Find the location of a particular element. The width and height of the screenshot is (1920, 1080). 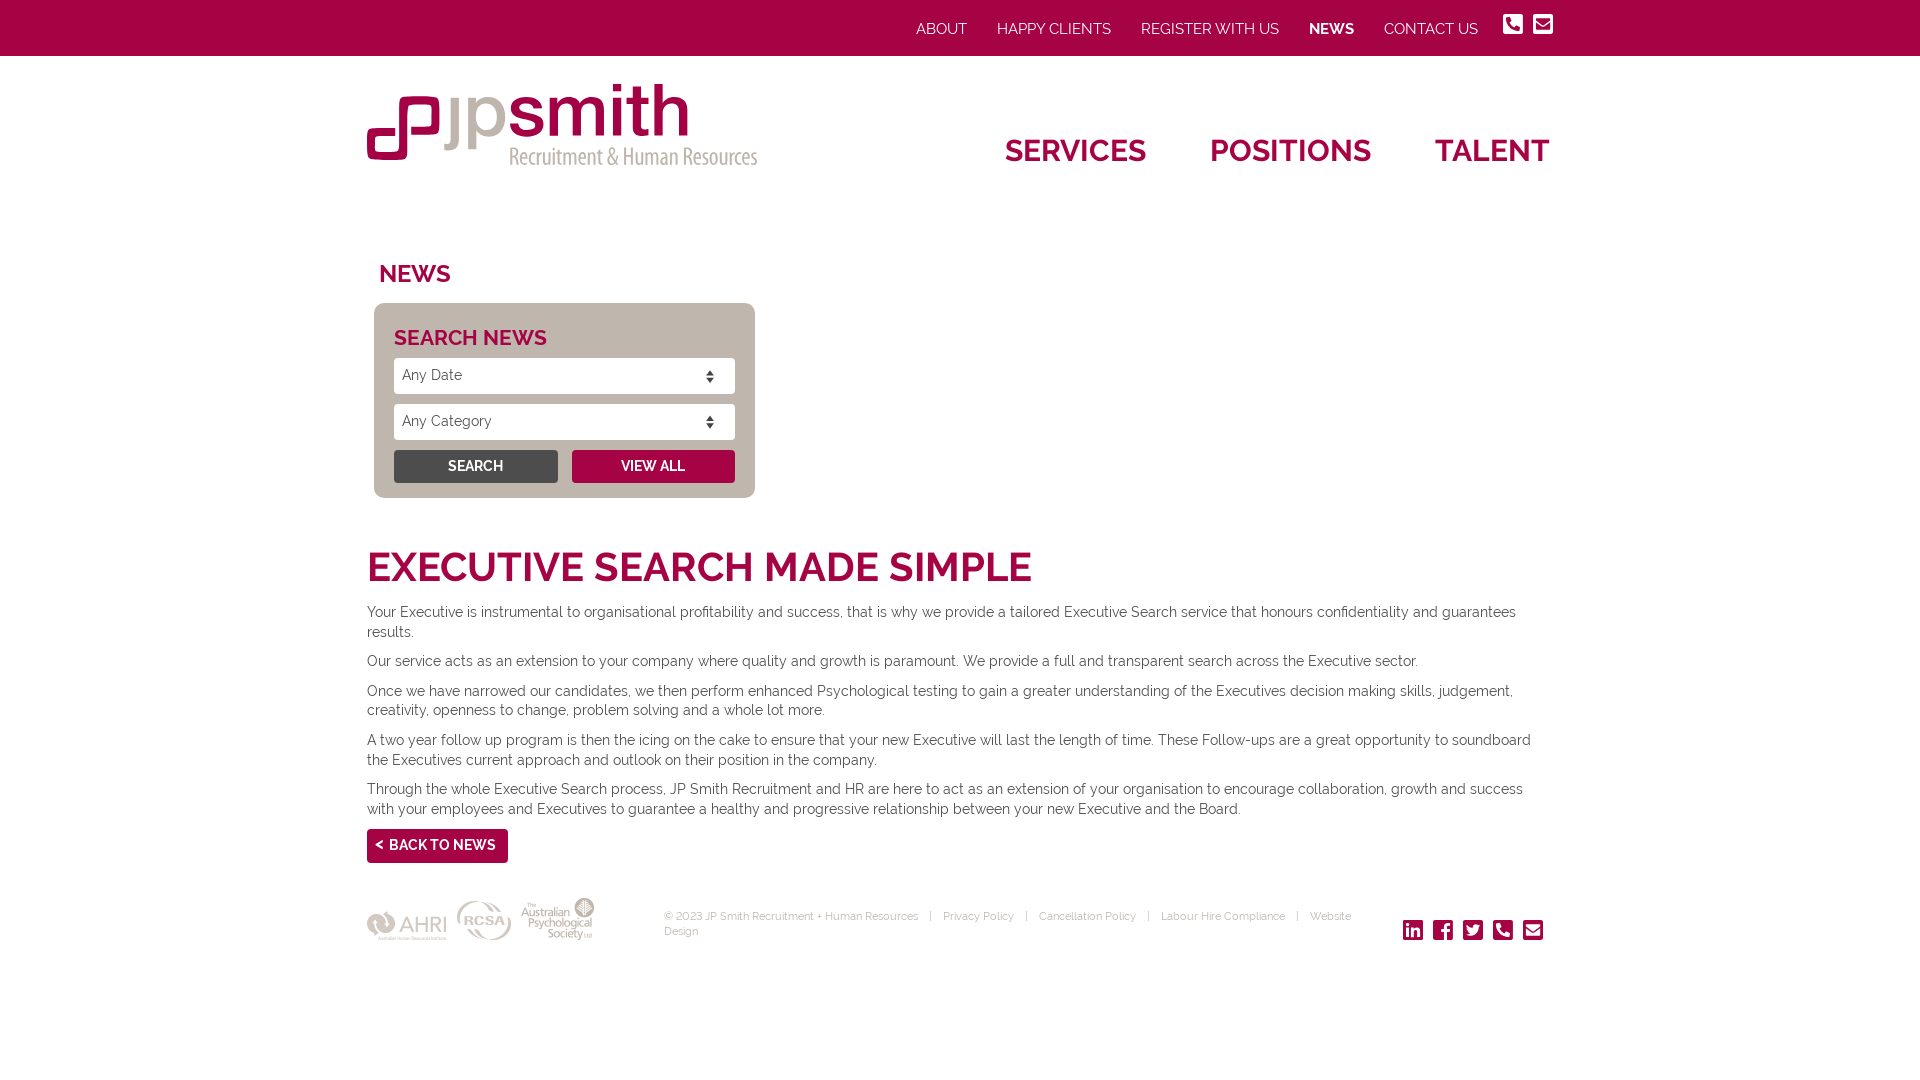

'Privacy Policy' is located at coordinates (940, 915).